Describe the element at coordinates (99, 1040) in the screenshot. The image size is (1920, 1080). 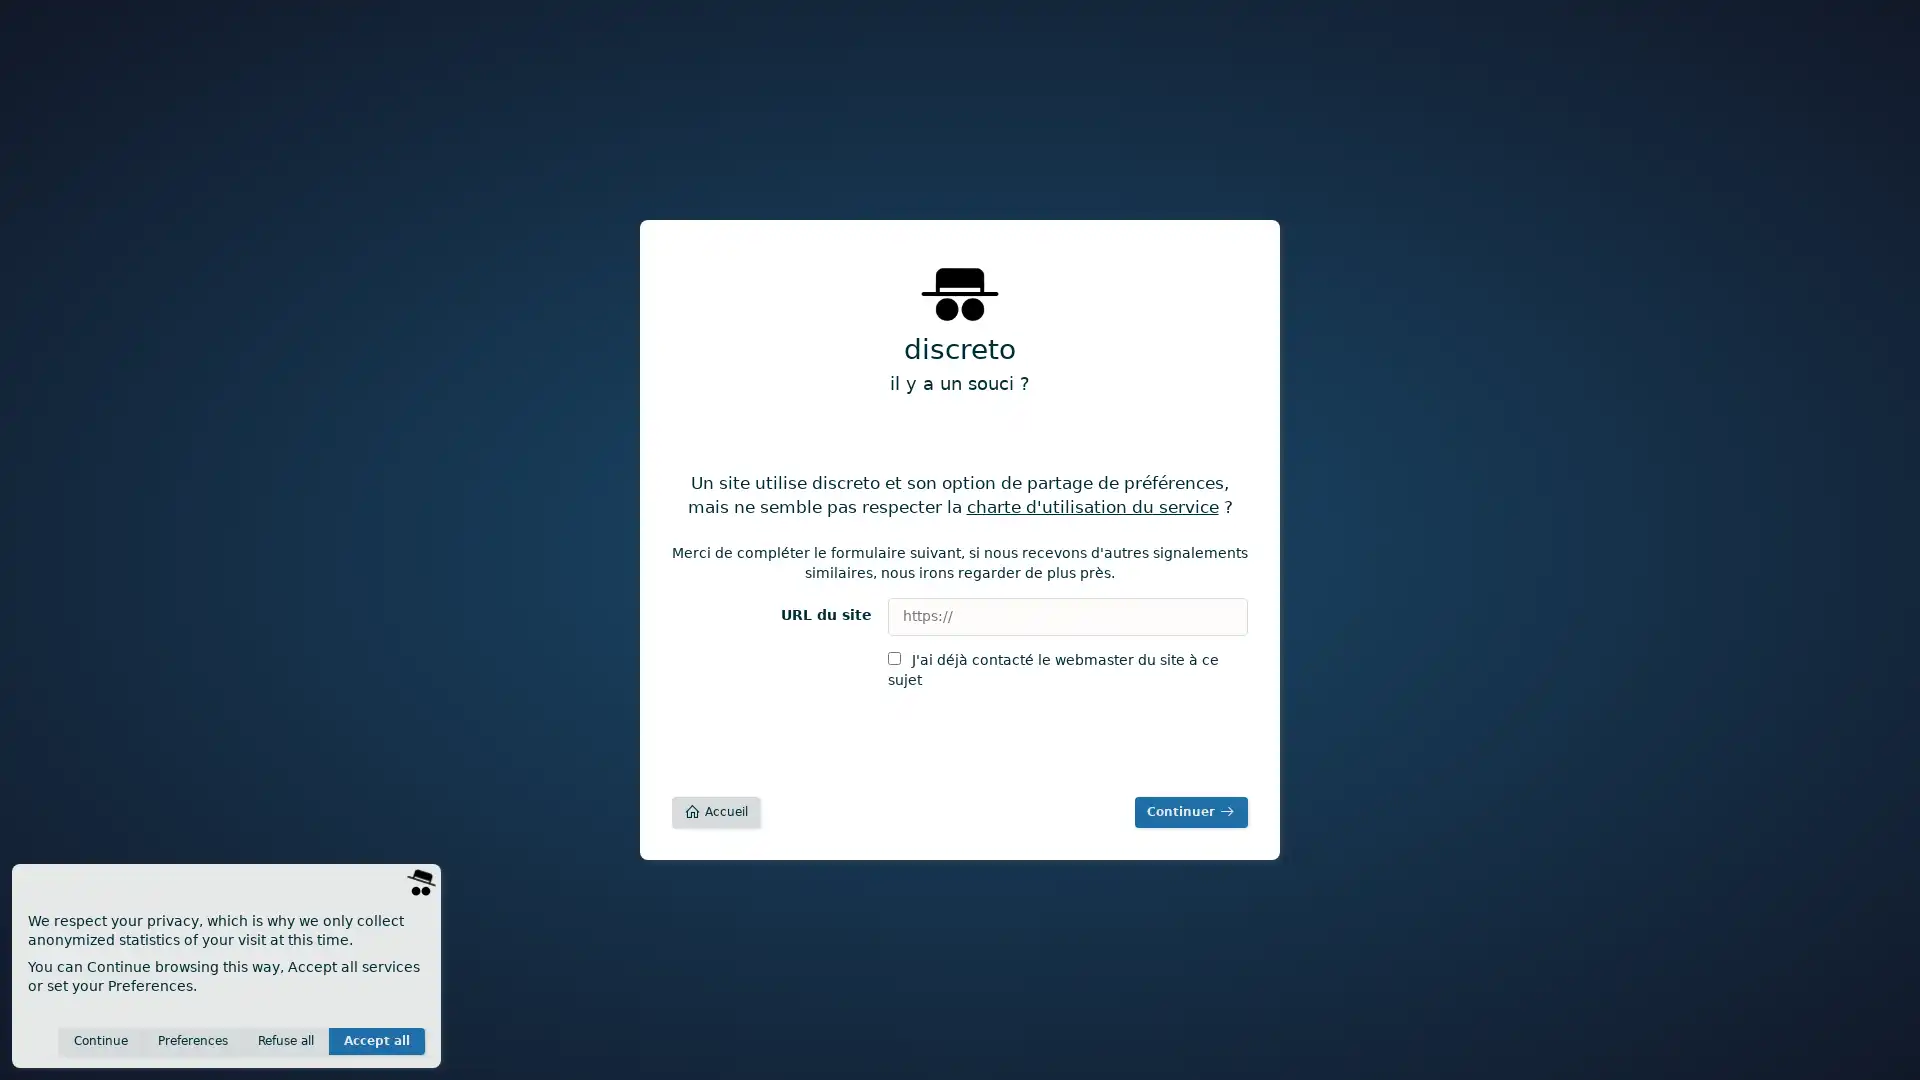
I see `Continue` at that location.